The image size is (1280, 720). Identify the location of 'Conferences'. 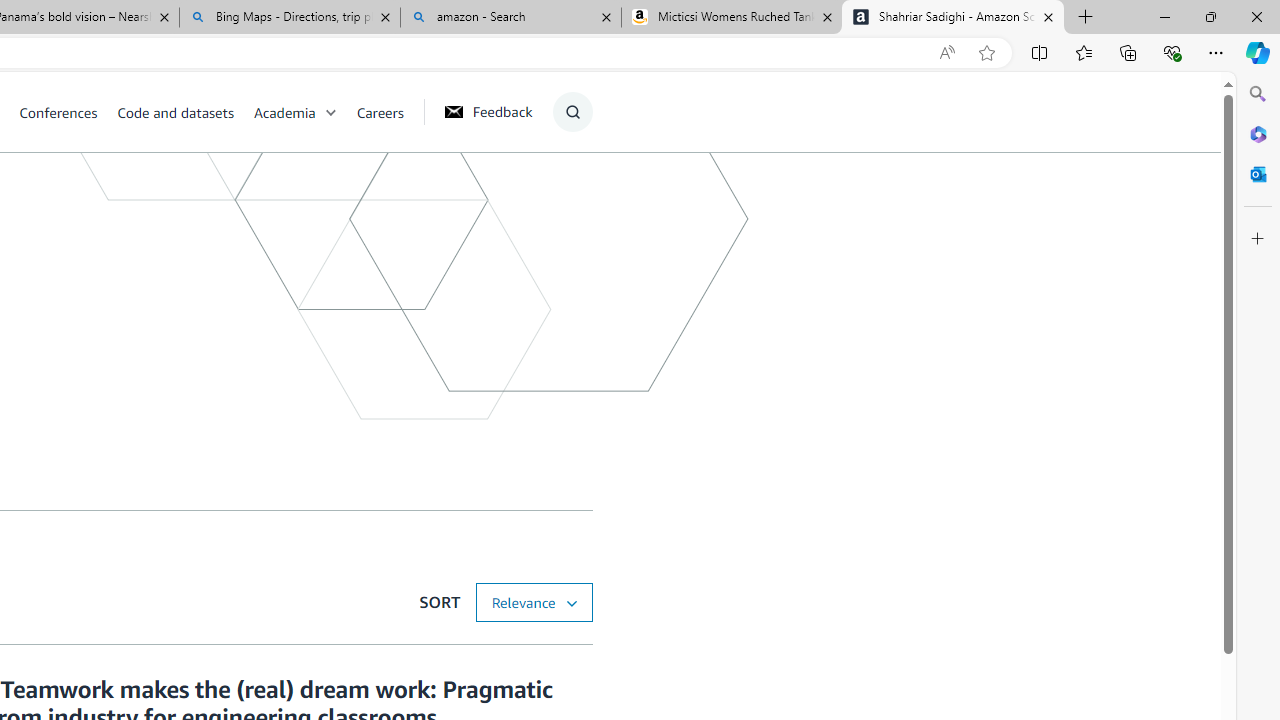
(68, 111).